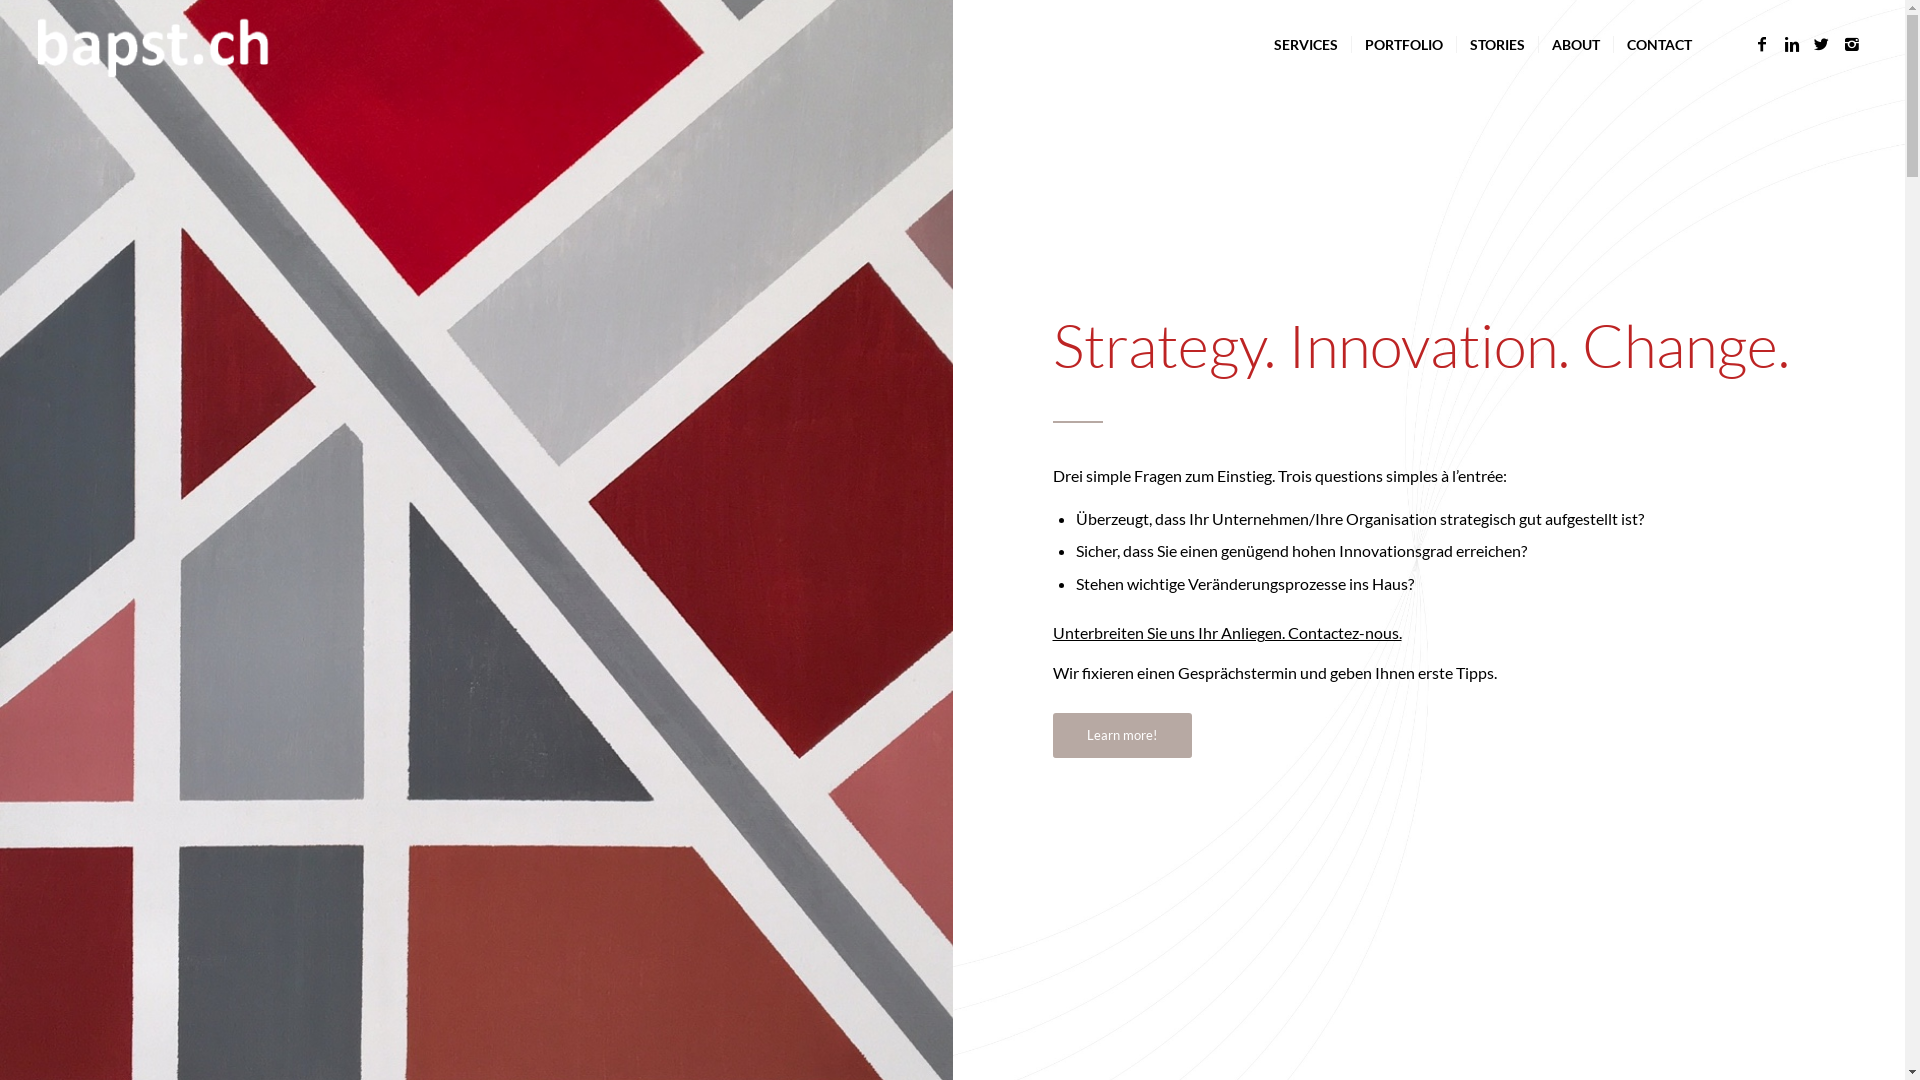  What do you see at coordinates (1574, 45) in the screenshot?
I see `'ABOUT'` at bounding box center [1574, 45].